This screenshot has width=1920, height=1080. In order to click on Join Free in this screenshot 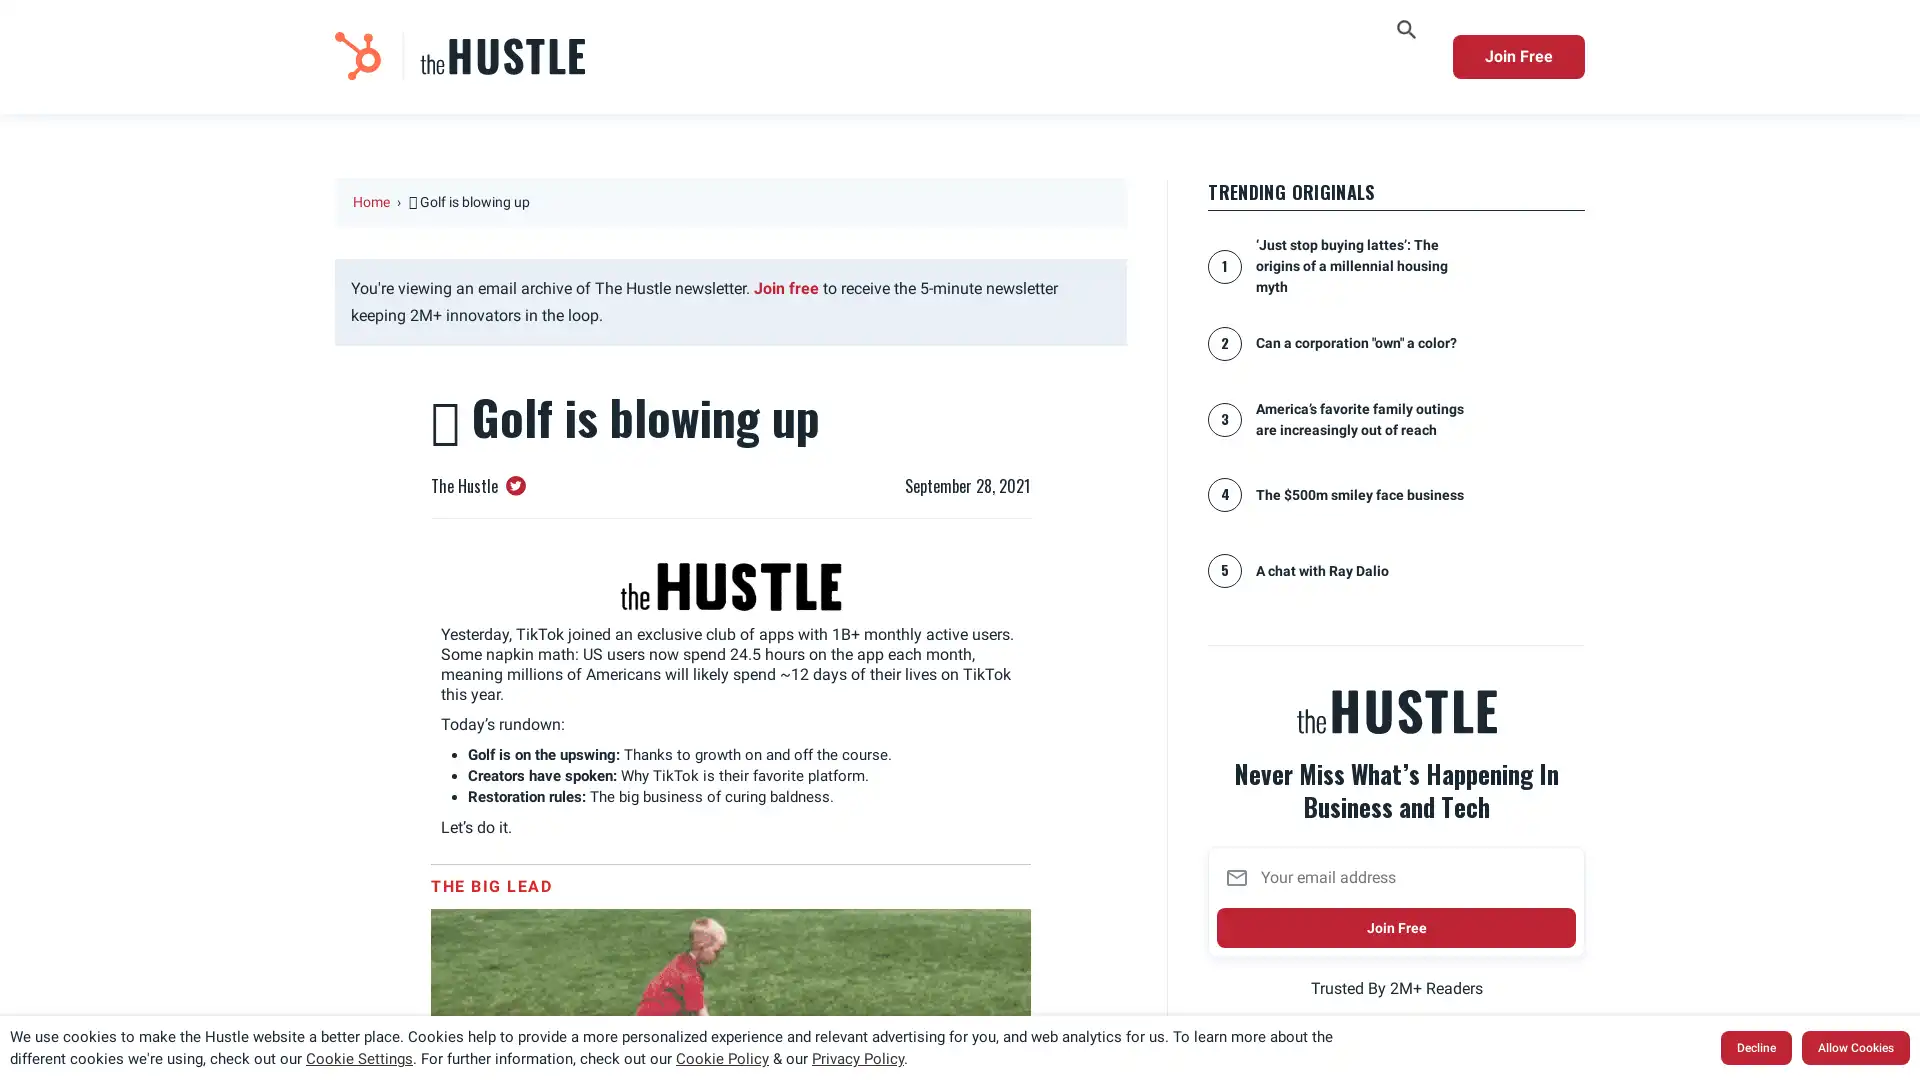, I will do `click(1395, 934)`.